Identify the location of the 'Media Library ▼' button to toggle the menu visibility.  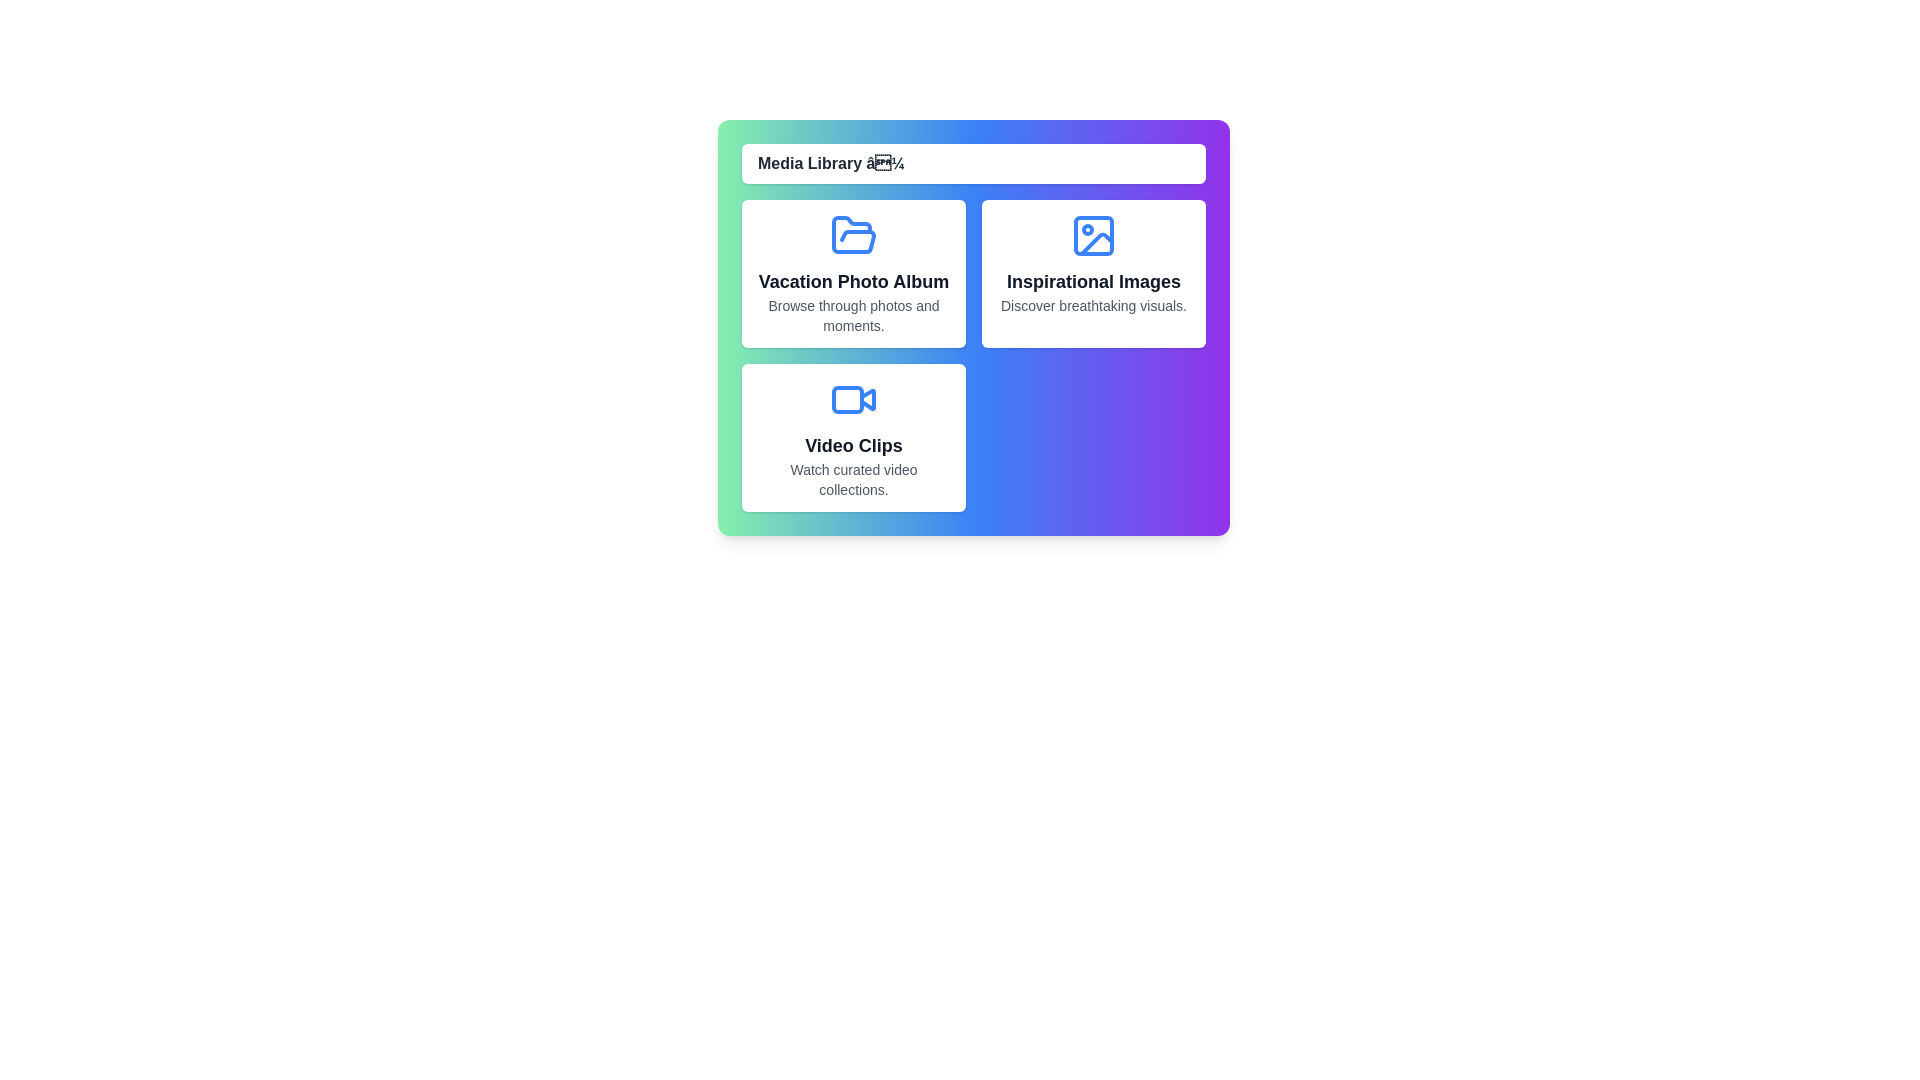
(974, 163).